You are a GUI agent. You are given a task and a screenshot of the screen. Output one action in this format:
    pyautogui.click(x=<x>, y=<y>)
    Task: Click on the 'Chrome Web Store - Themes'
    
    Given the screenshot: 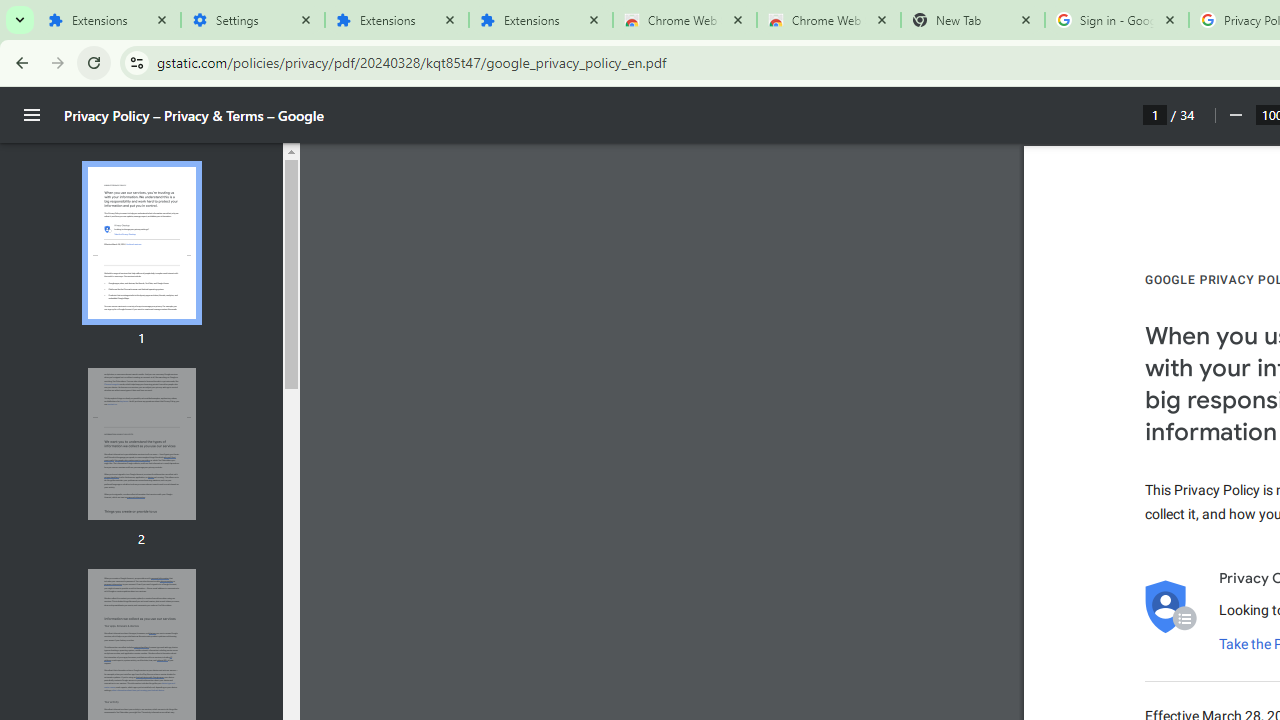 What is the action you would take?
    pyautogui.click(x=828, y=20)
    